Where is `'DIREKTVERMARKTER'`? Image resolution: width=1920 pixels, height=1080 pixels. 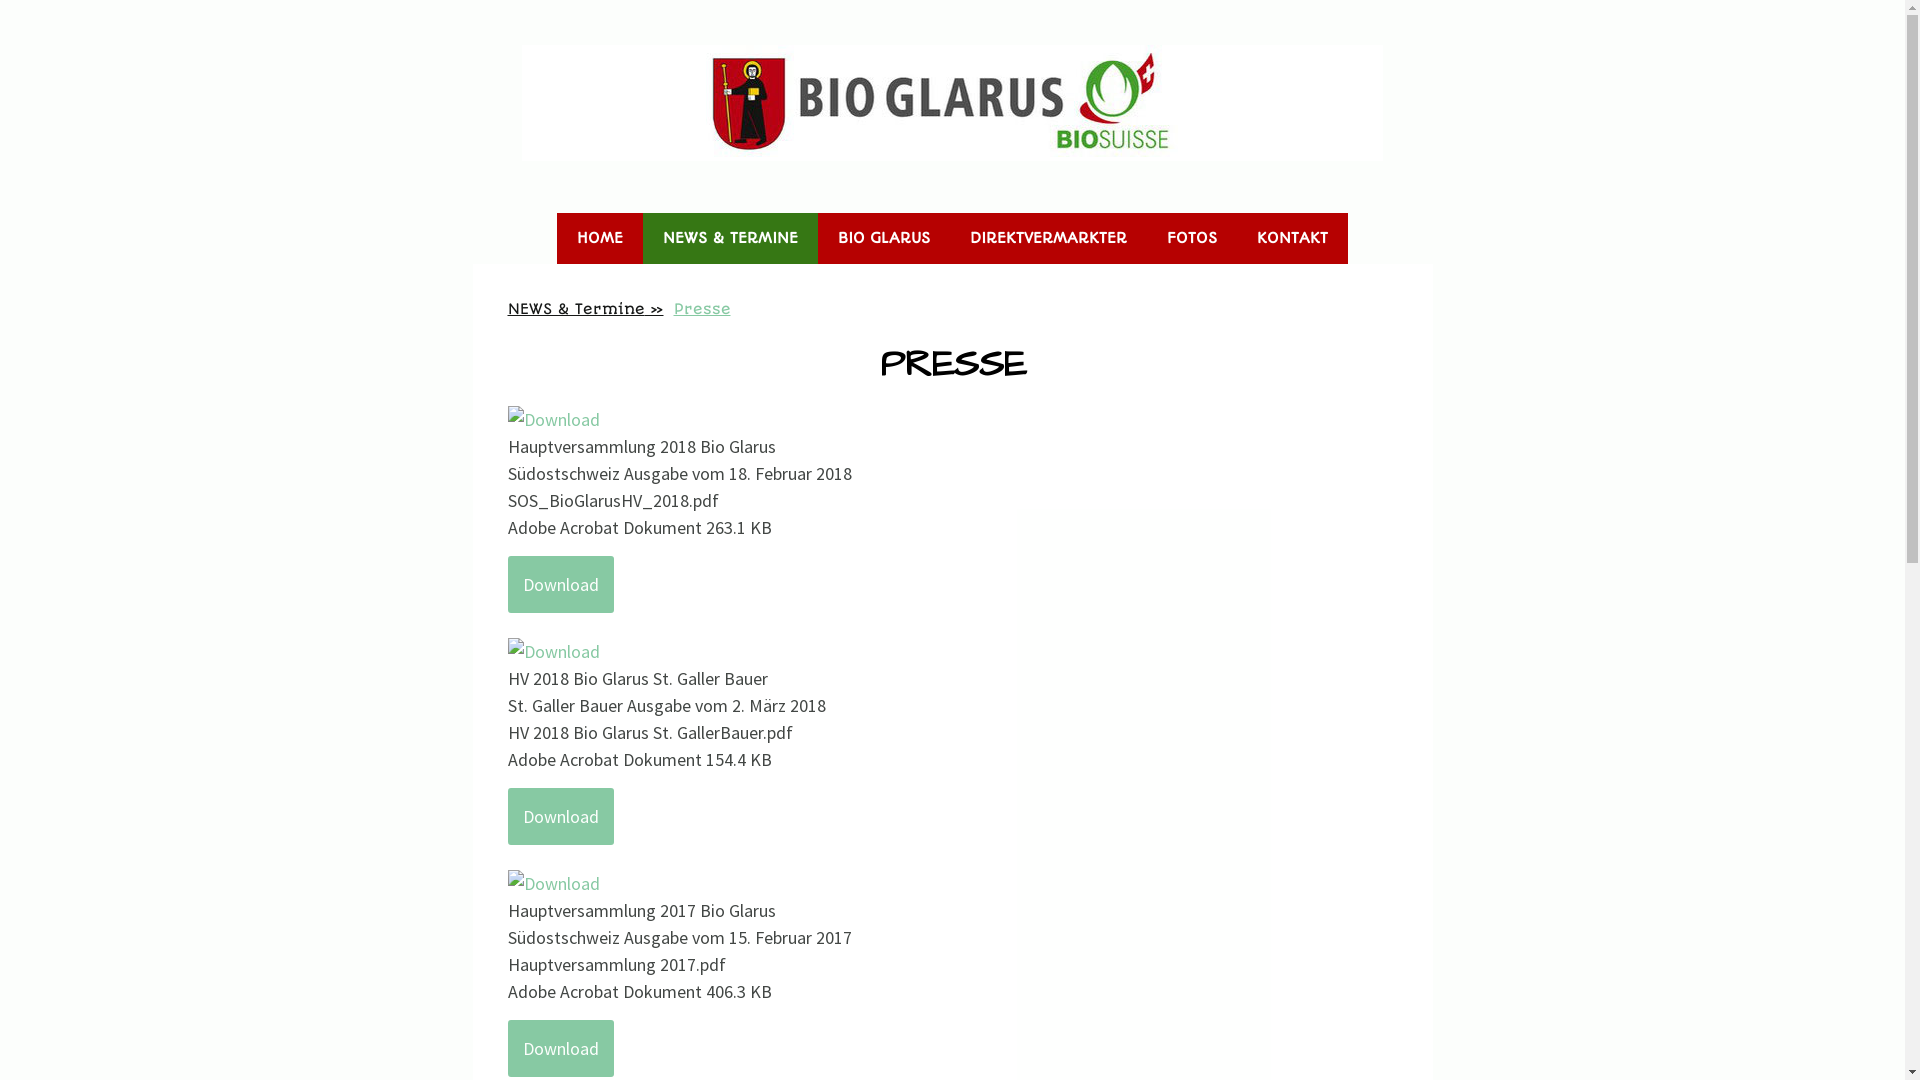 'DIREKTVERMARKTER' is located at coordinates (1047, 237).